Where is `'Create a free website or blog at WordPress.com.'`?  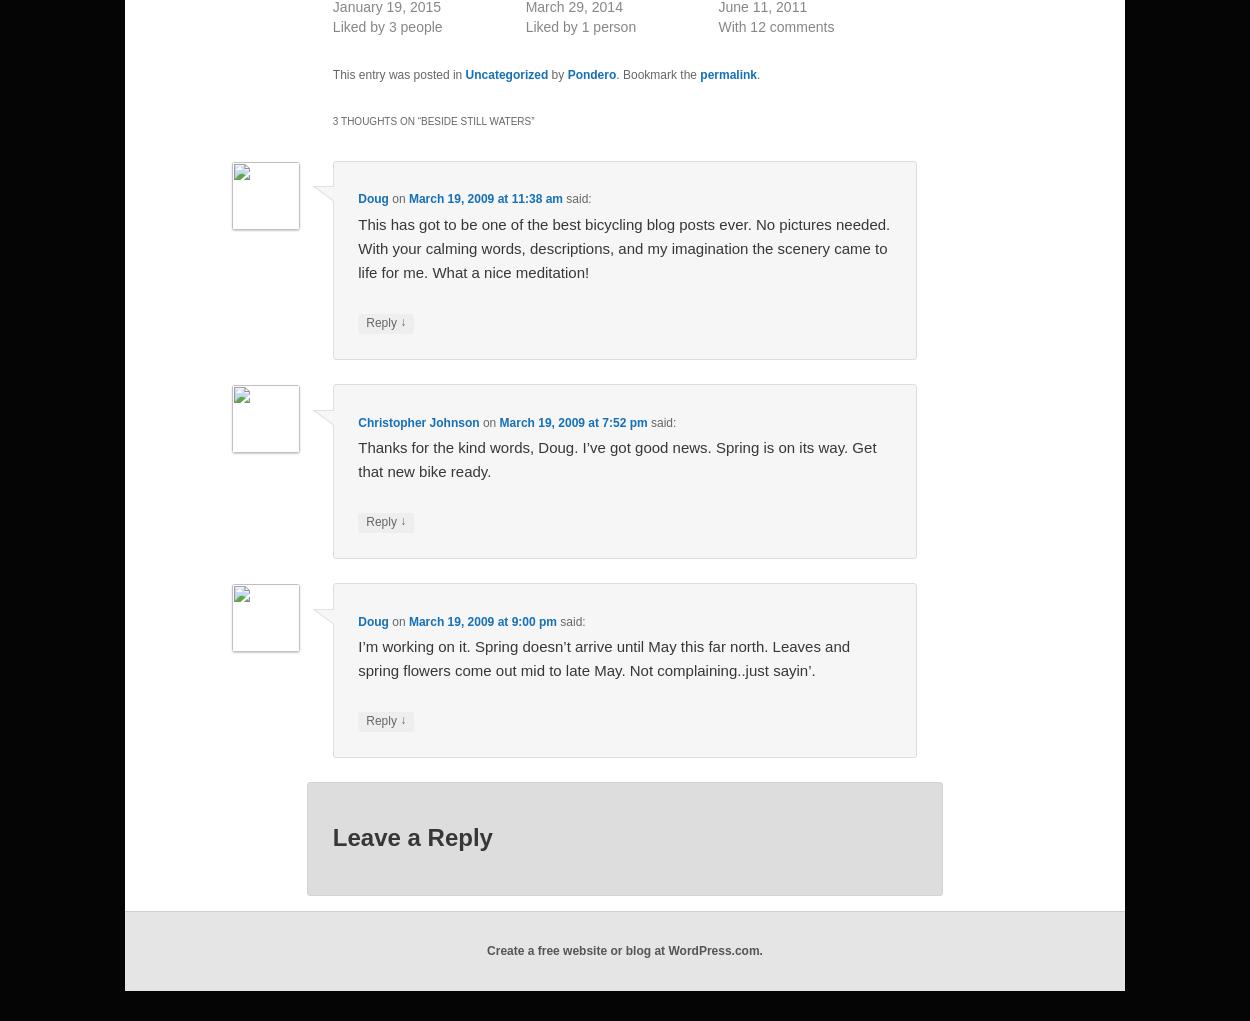
'Create a free website or blog at WordPress.com.' is located at coordinates (623, 949).